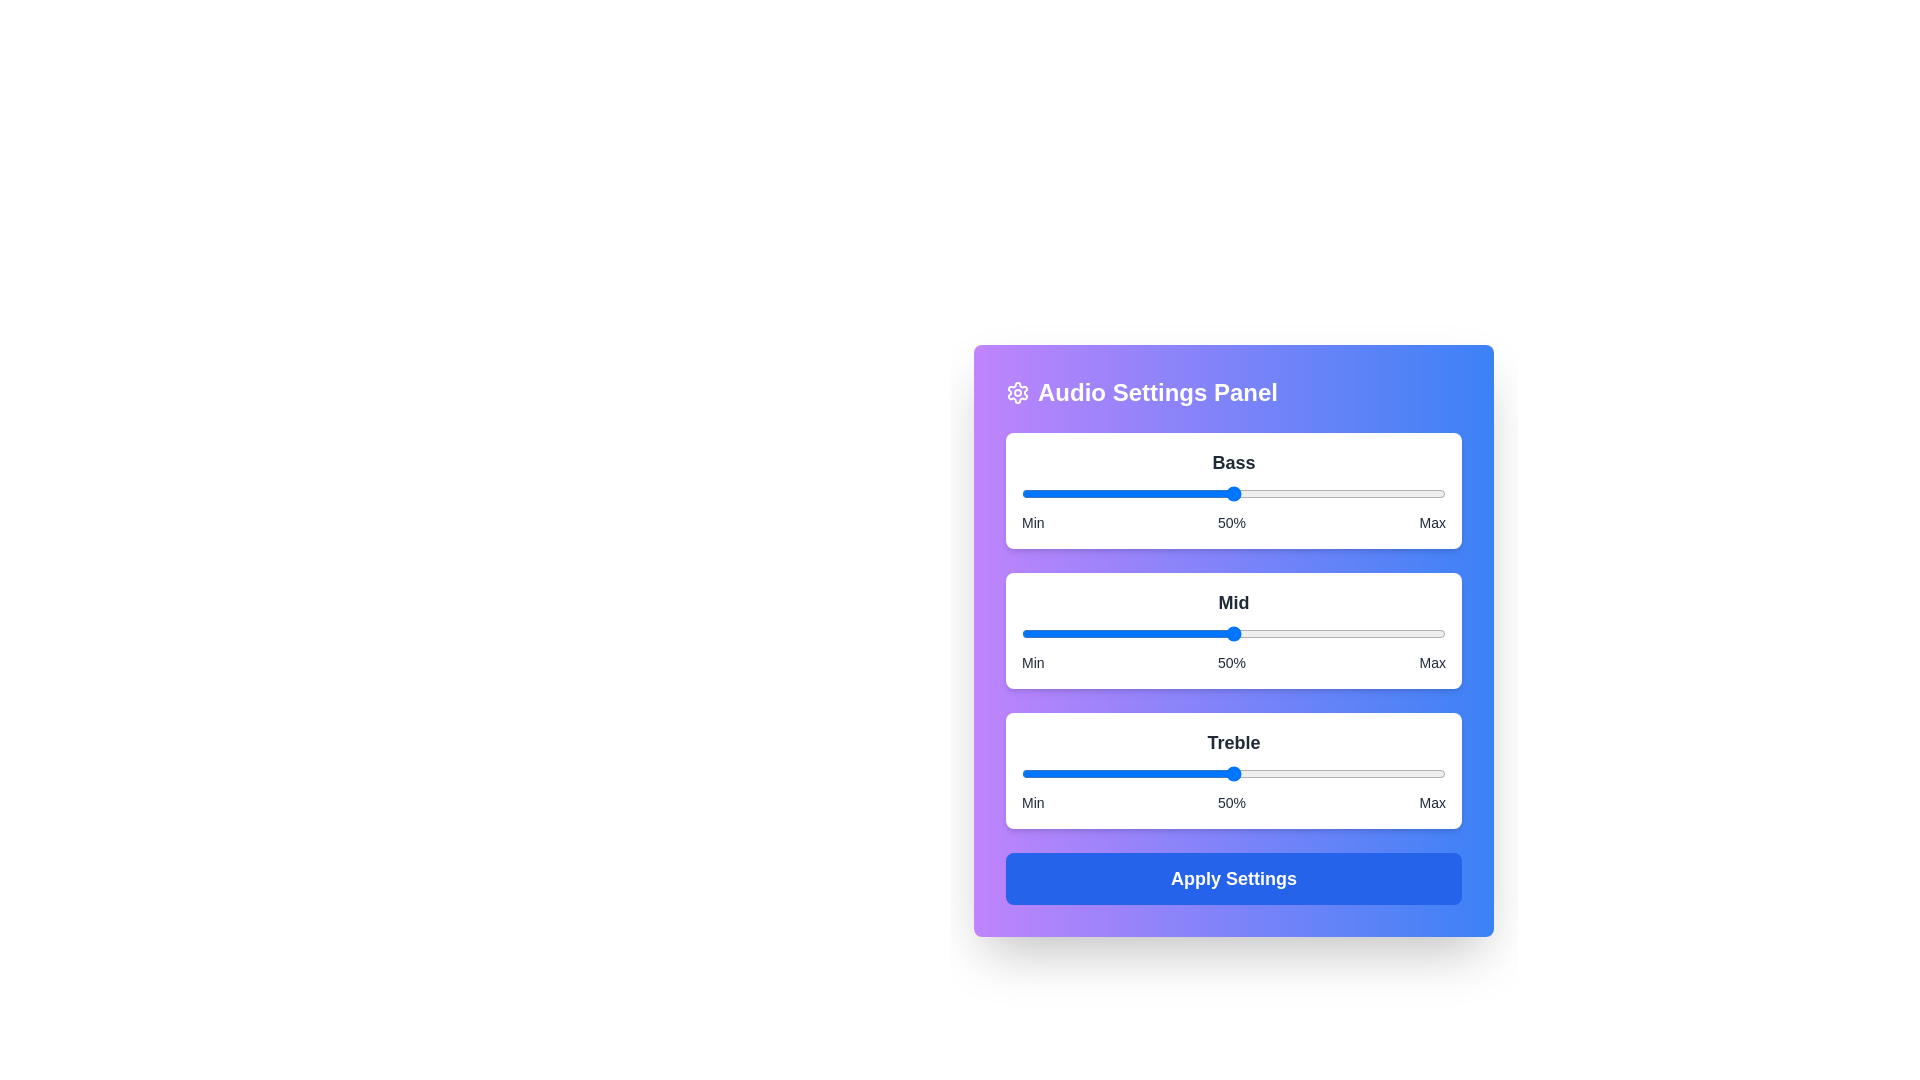  Describe the element at coordinates (1323, 493) in the screenshot. I see `the bass level` at that location.